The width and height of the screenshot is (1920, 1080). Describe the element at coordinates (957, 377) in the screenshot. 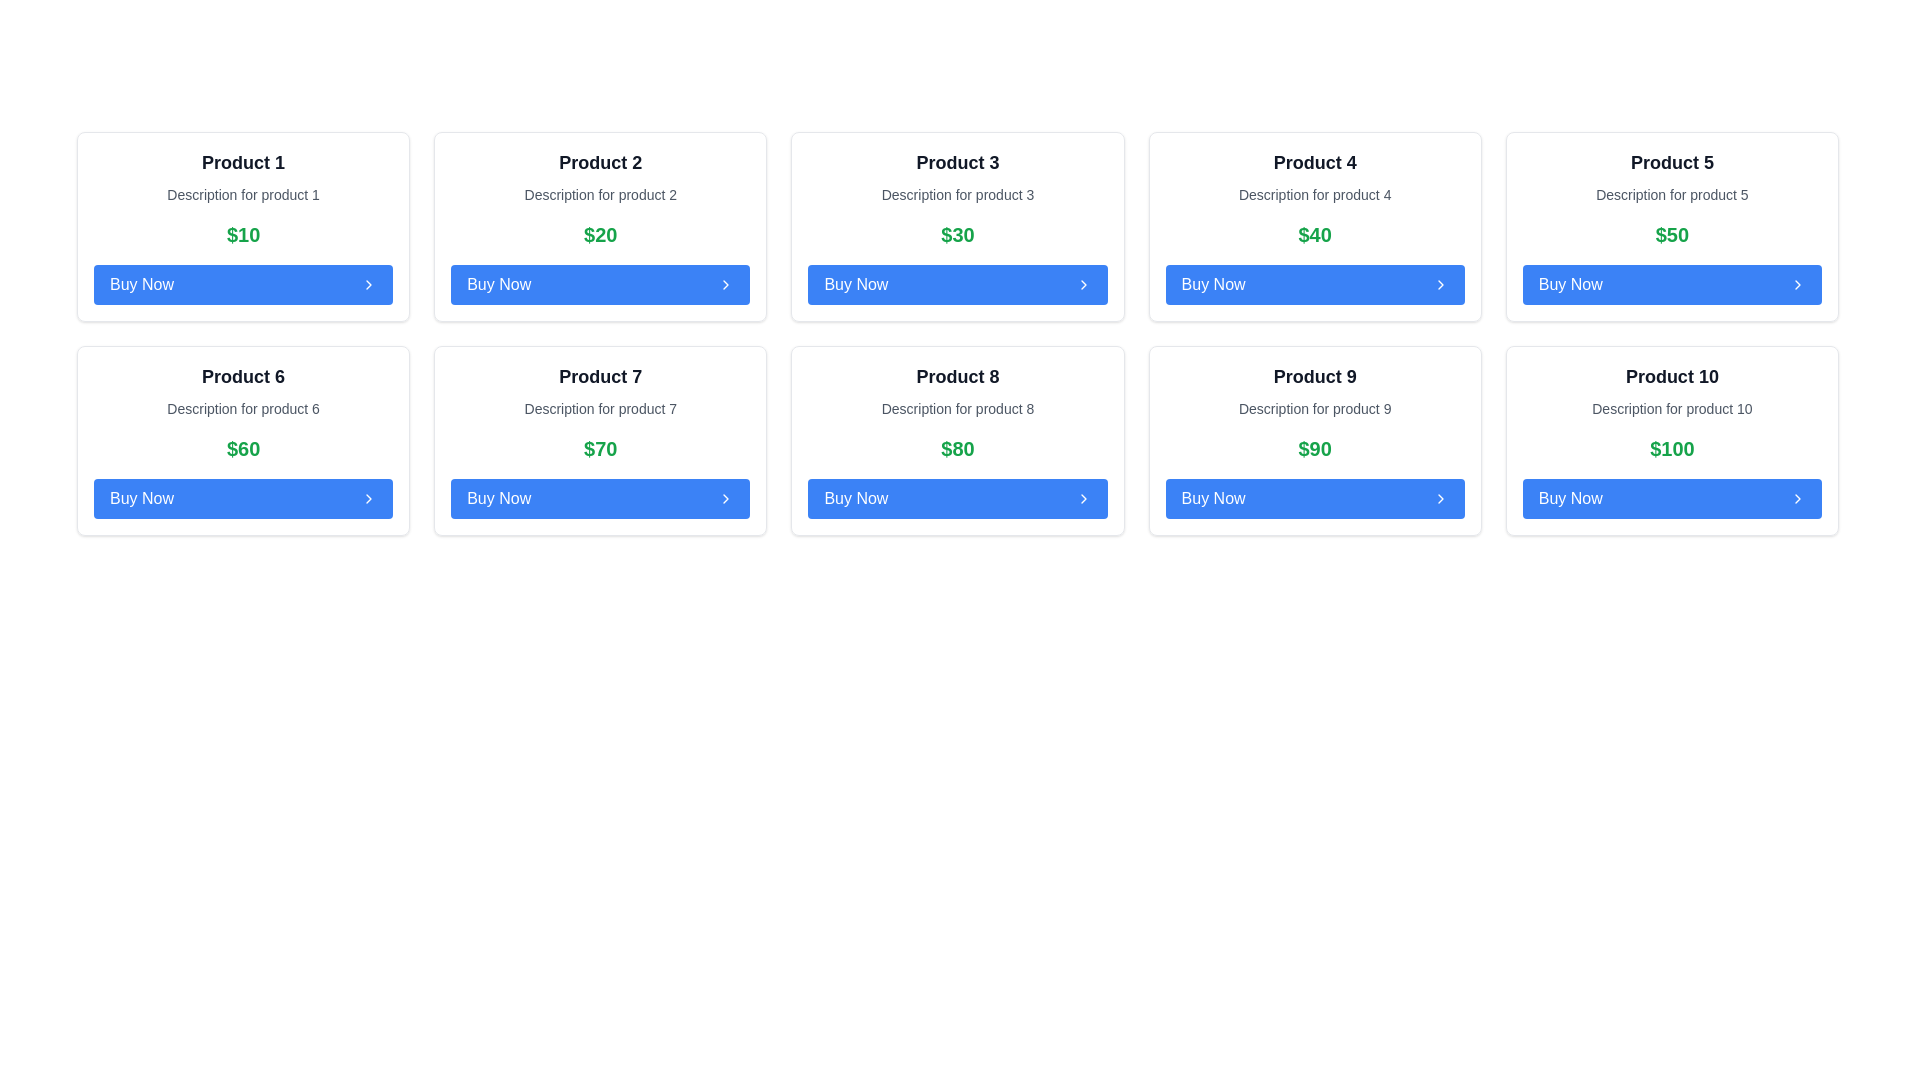

I see `the text label displaying 'Product 8', which is bold, large, and black, located at the top of its card` at that location.